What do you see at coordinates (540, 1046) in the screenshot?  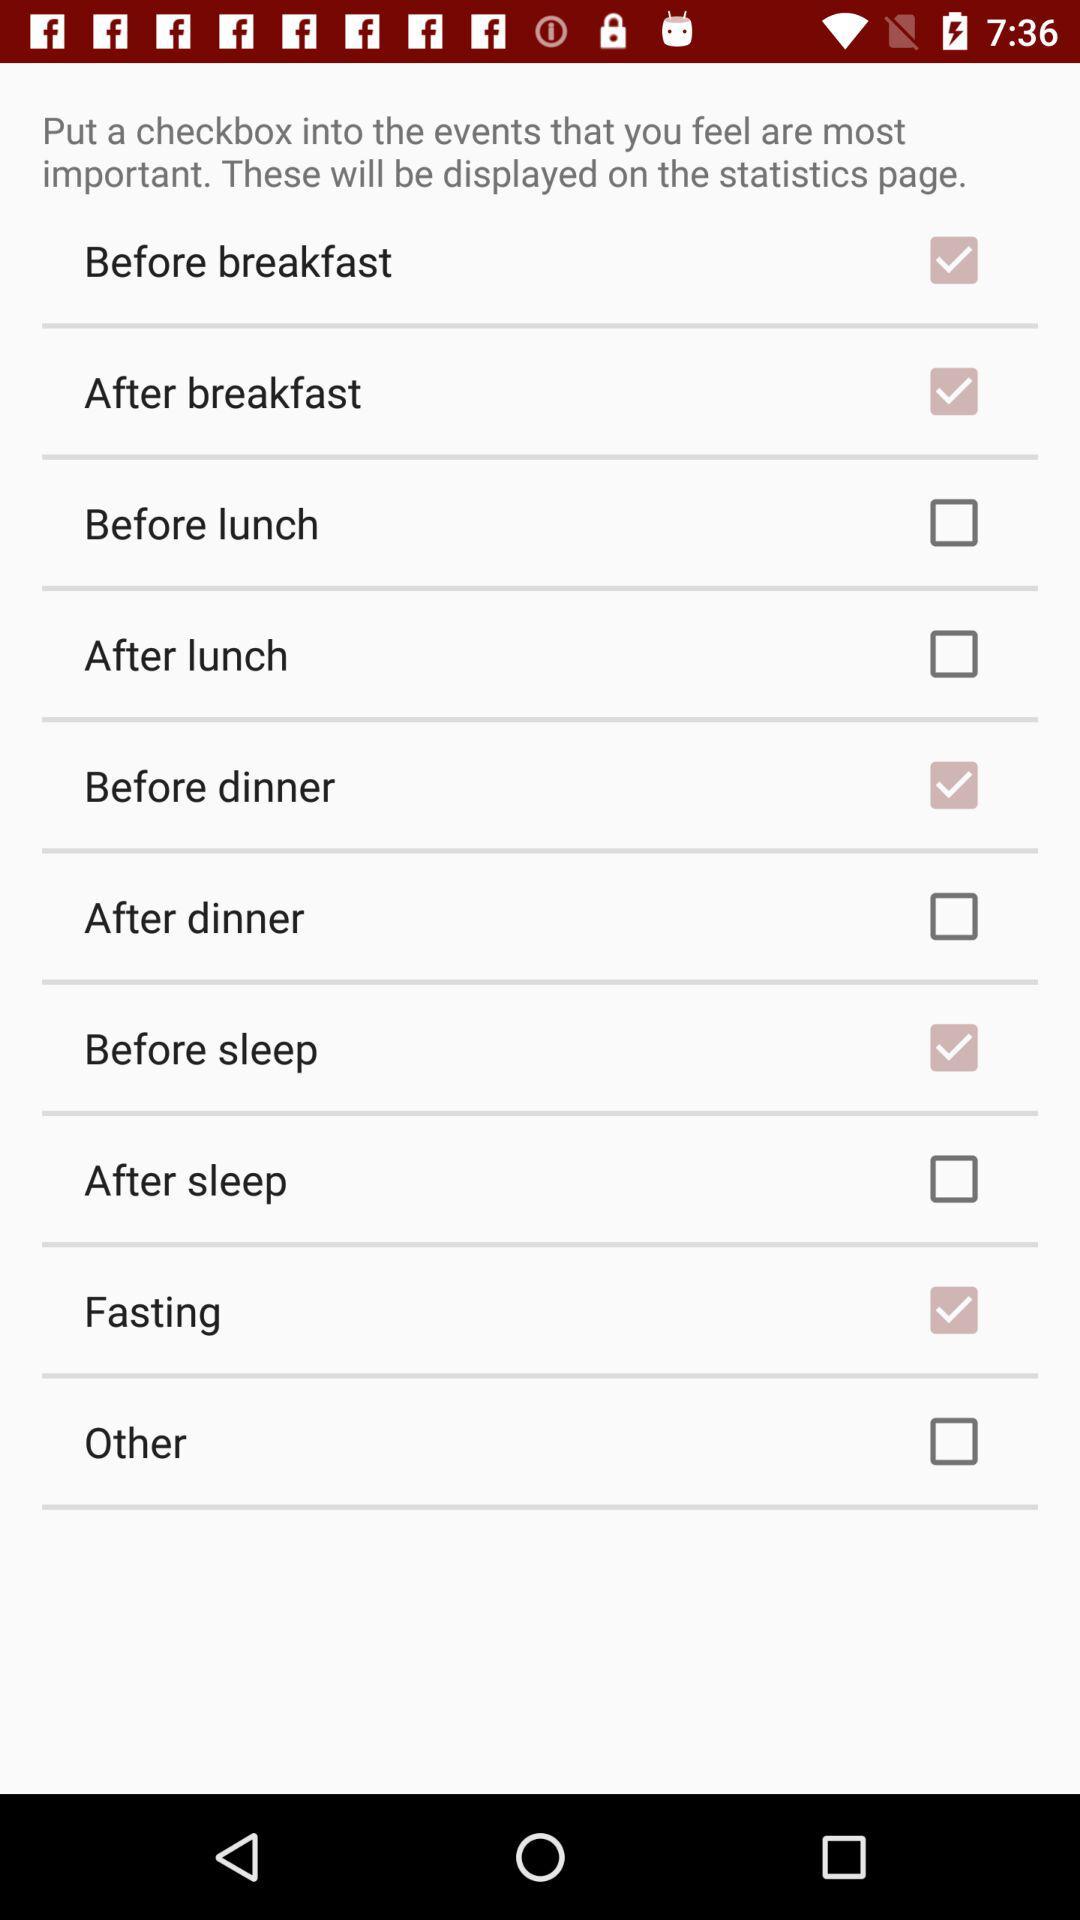 I see `before sleep item` at bounding box center [540, 1046].